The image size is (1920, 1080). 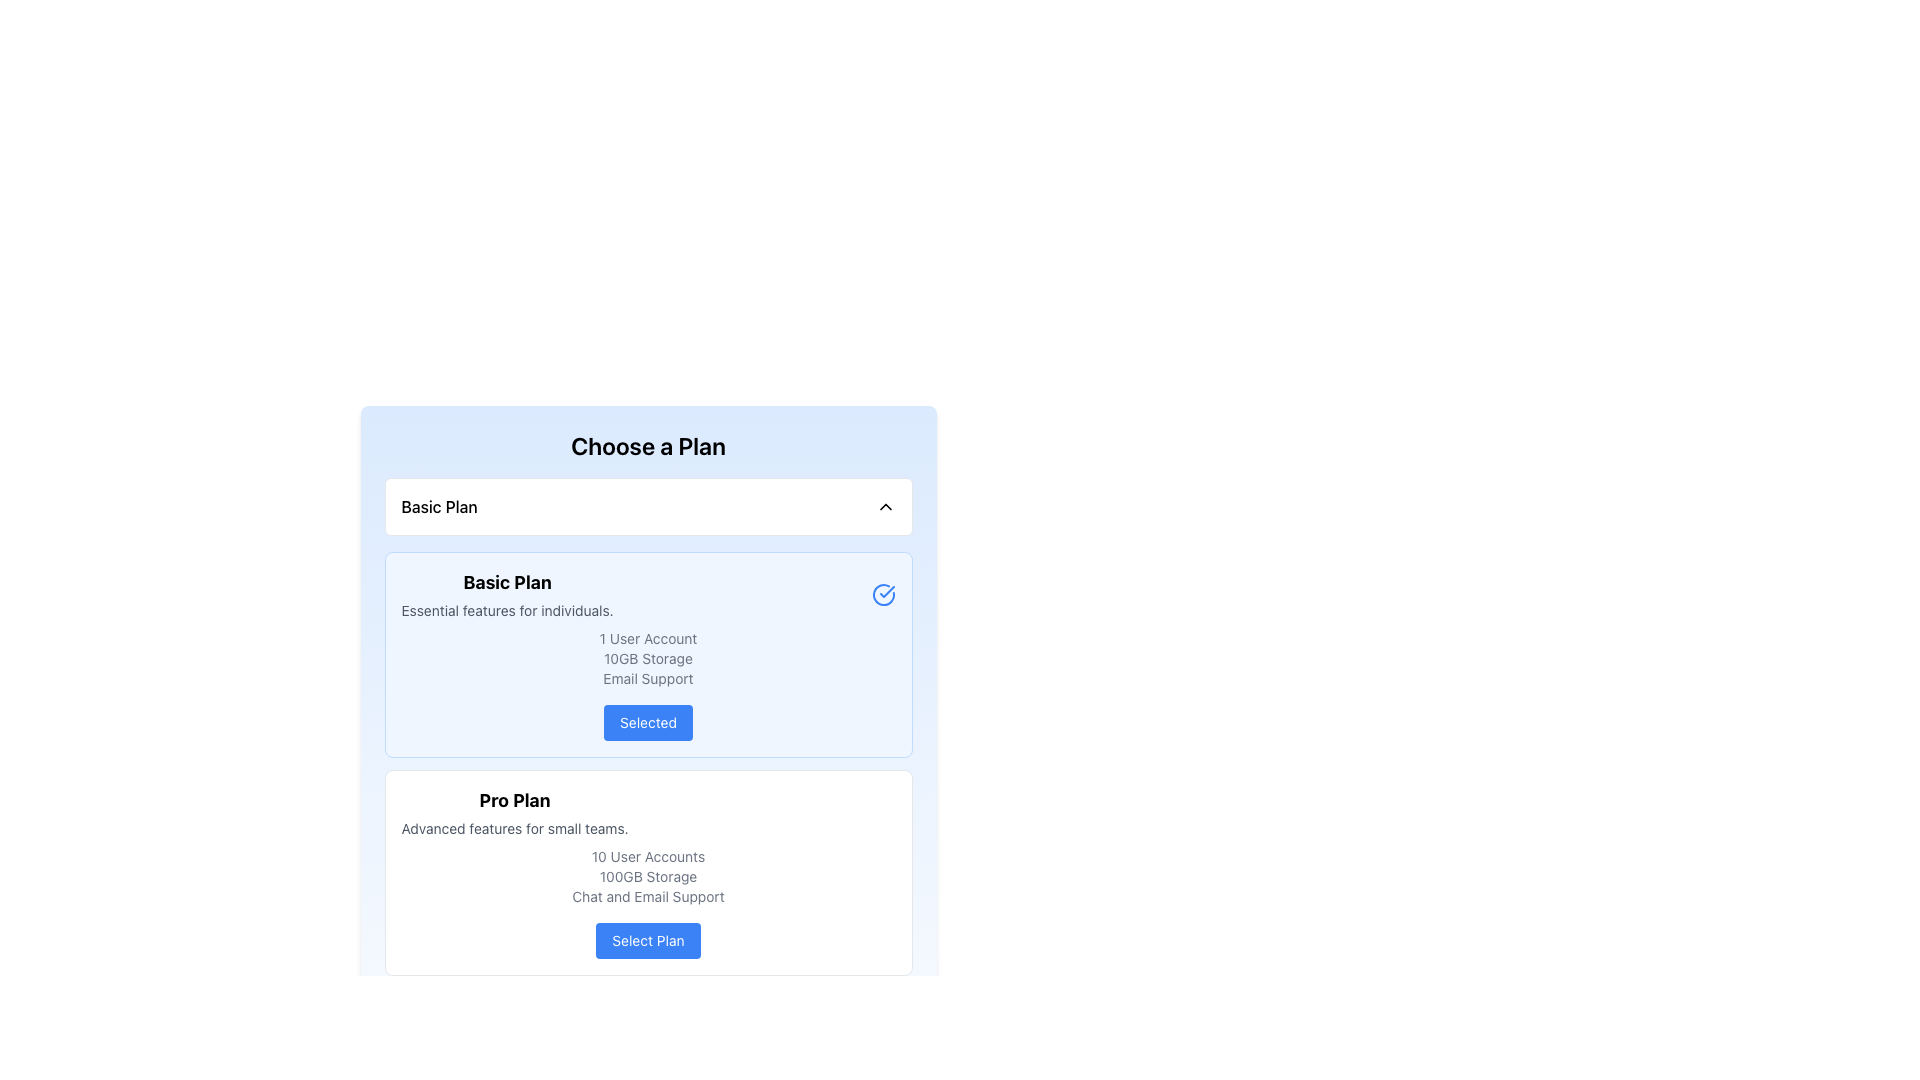 I want to click on the text label displaying '1 User Account' which is located at the top of the 'Basic Plan' section, so click(x=648, y=639).